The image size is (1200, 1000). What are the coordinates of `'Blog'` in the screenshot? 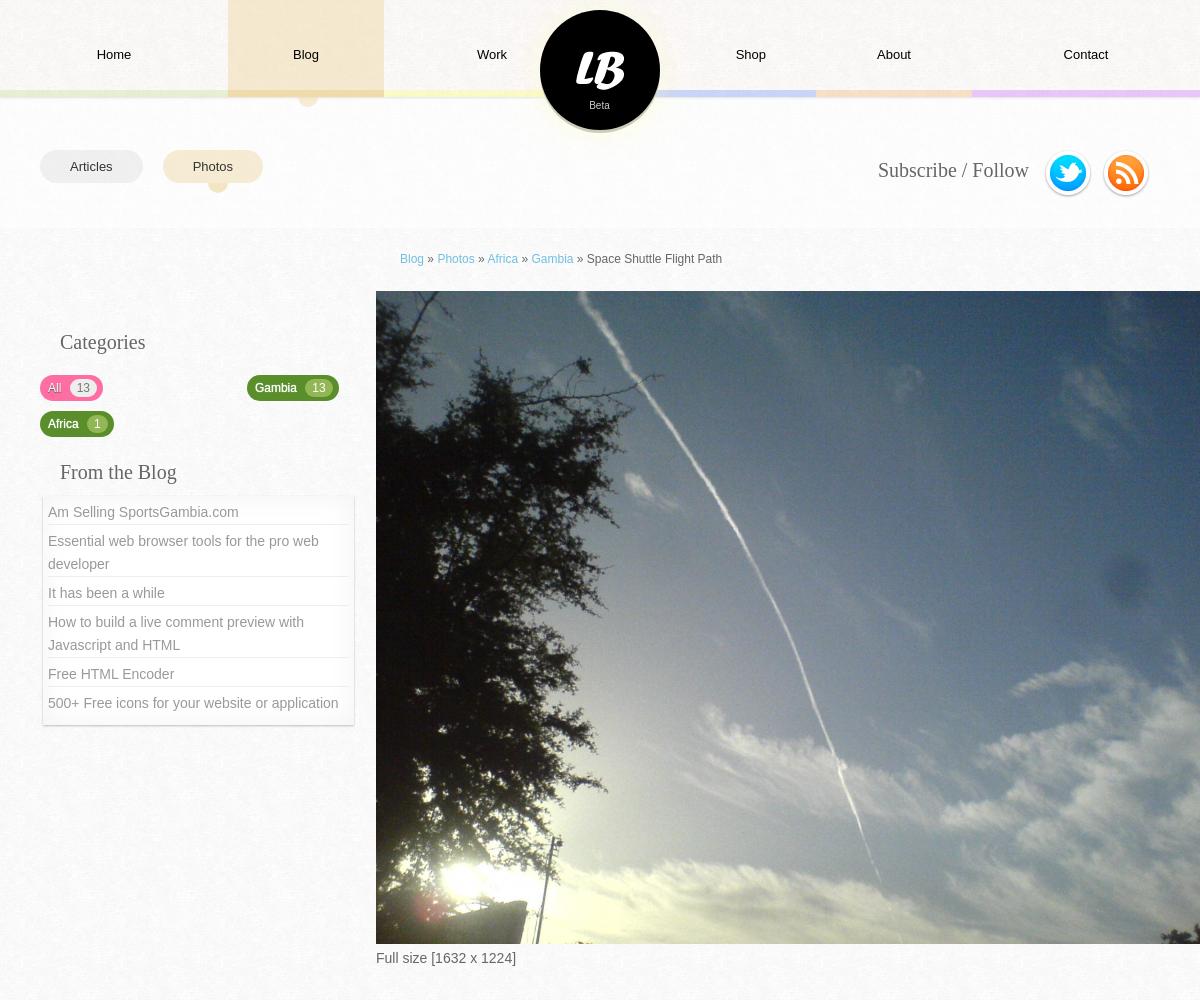 It's located at (411, 259).